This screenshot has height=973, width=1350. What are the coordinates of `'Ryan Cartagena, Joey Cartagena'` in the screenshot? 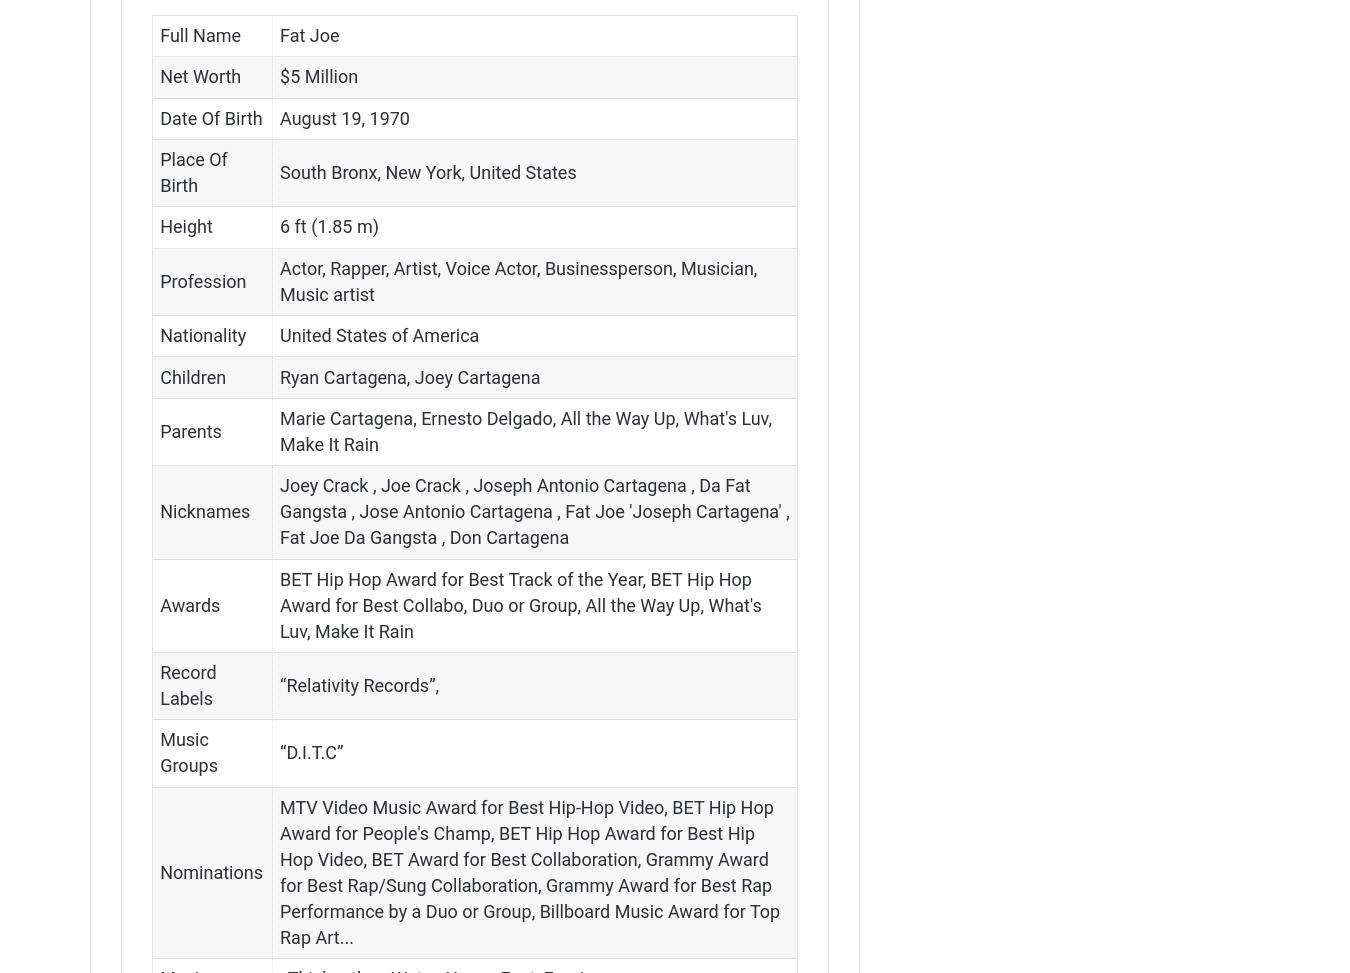 It's located at (409, 375).